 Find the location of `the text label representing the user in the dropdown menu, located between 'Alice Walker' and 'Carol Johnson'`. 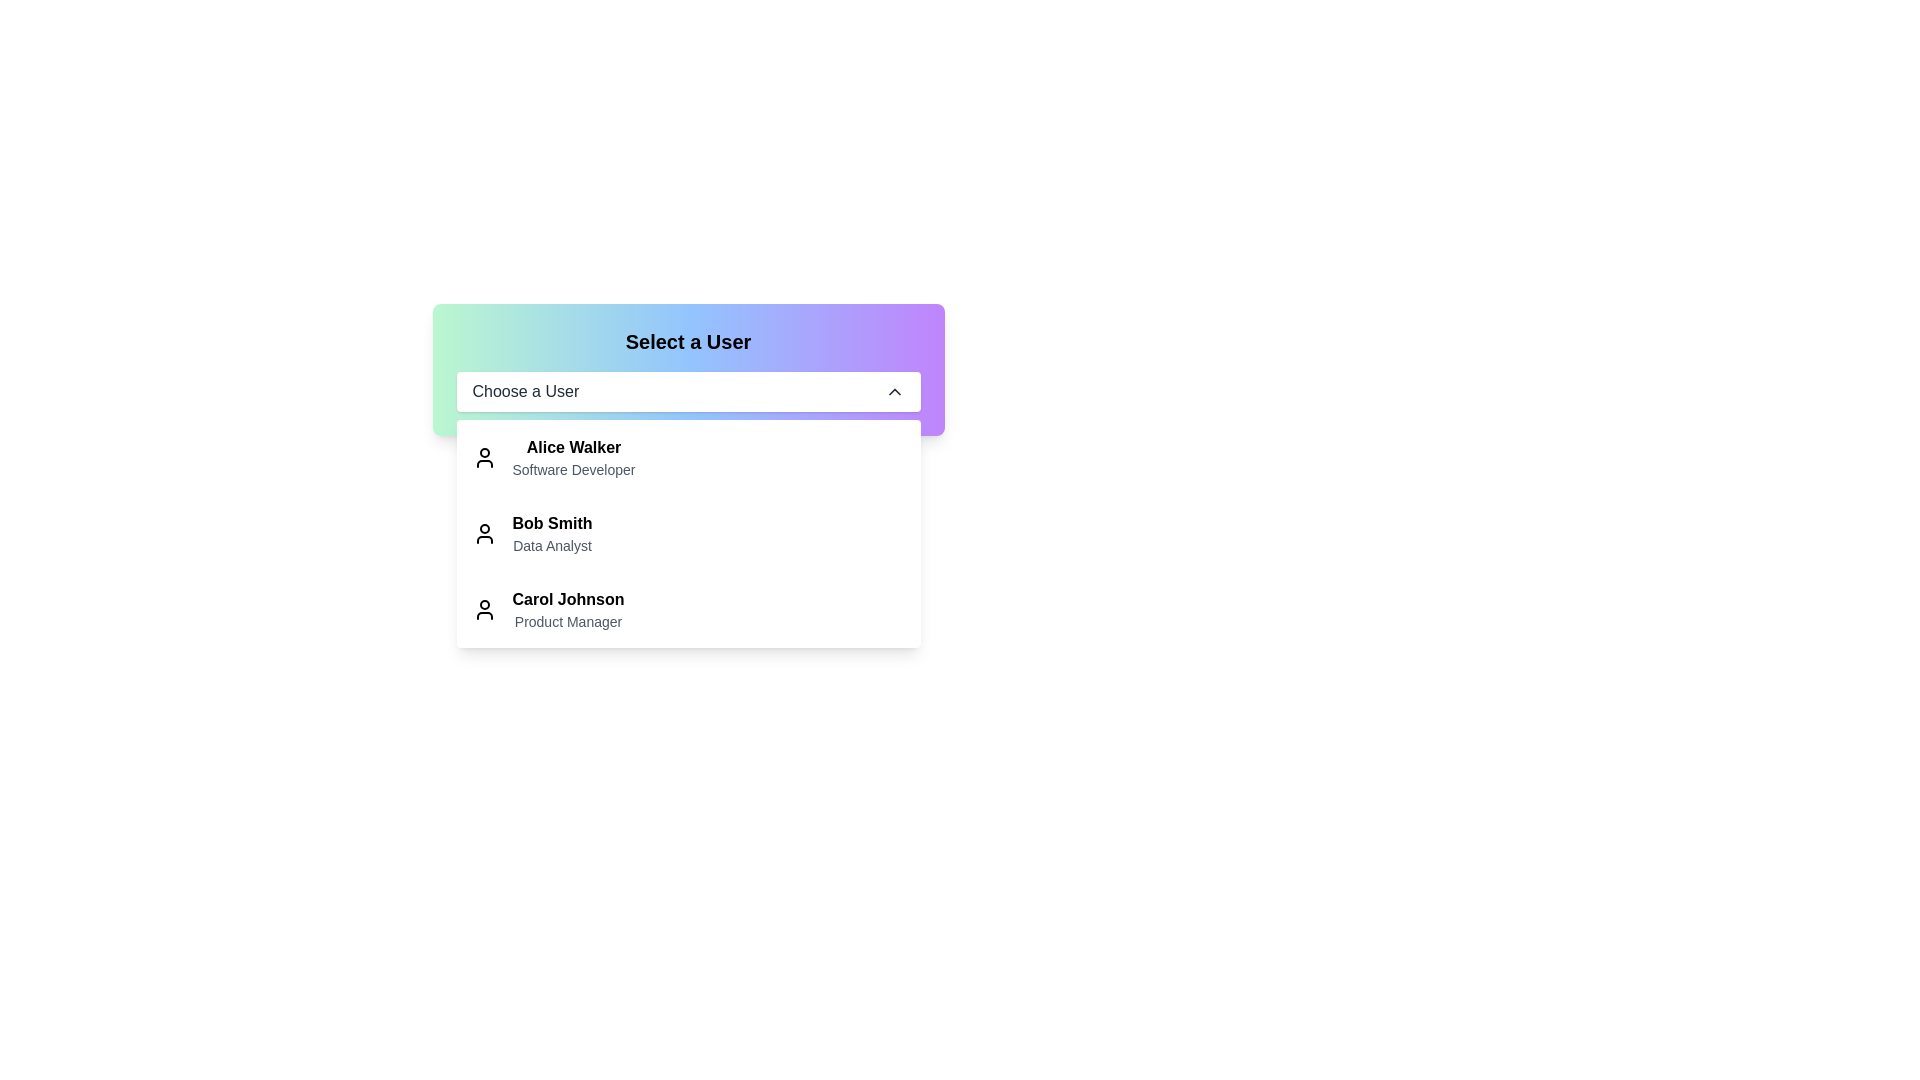

the text label representing the user in the dropdown menu, located between 'Alice Walker' and 'Carol Johnson' is located at coordinates (552, 523).